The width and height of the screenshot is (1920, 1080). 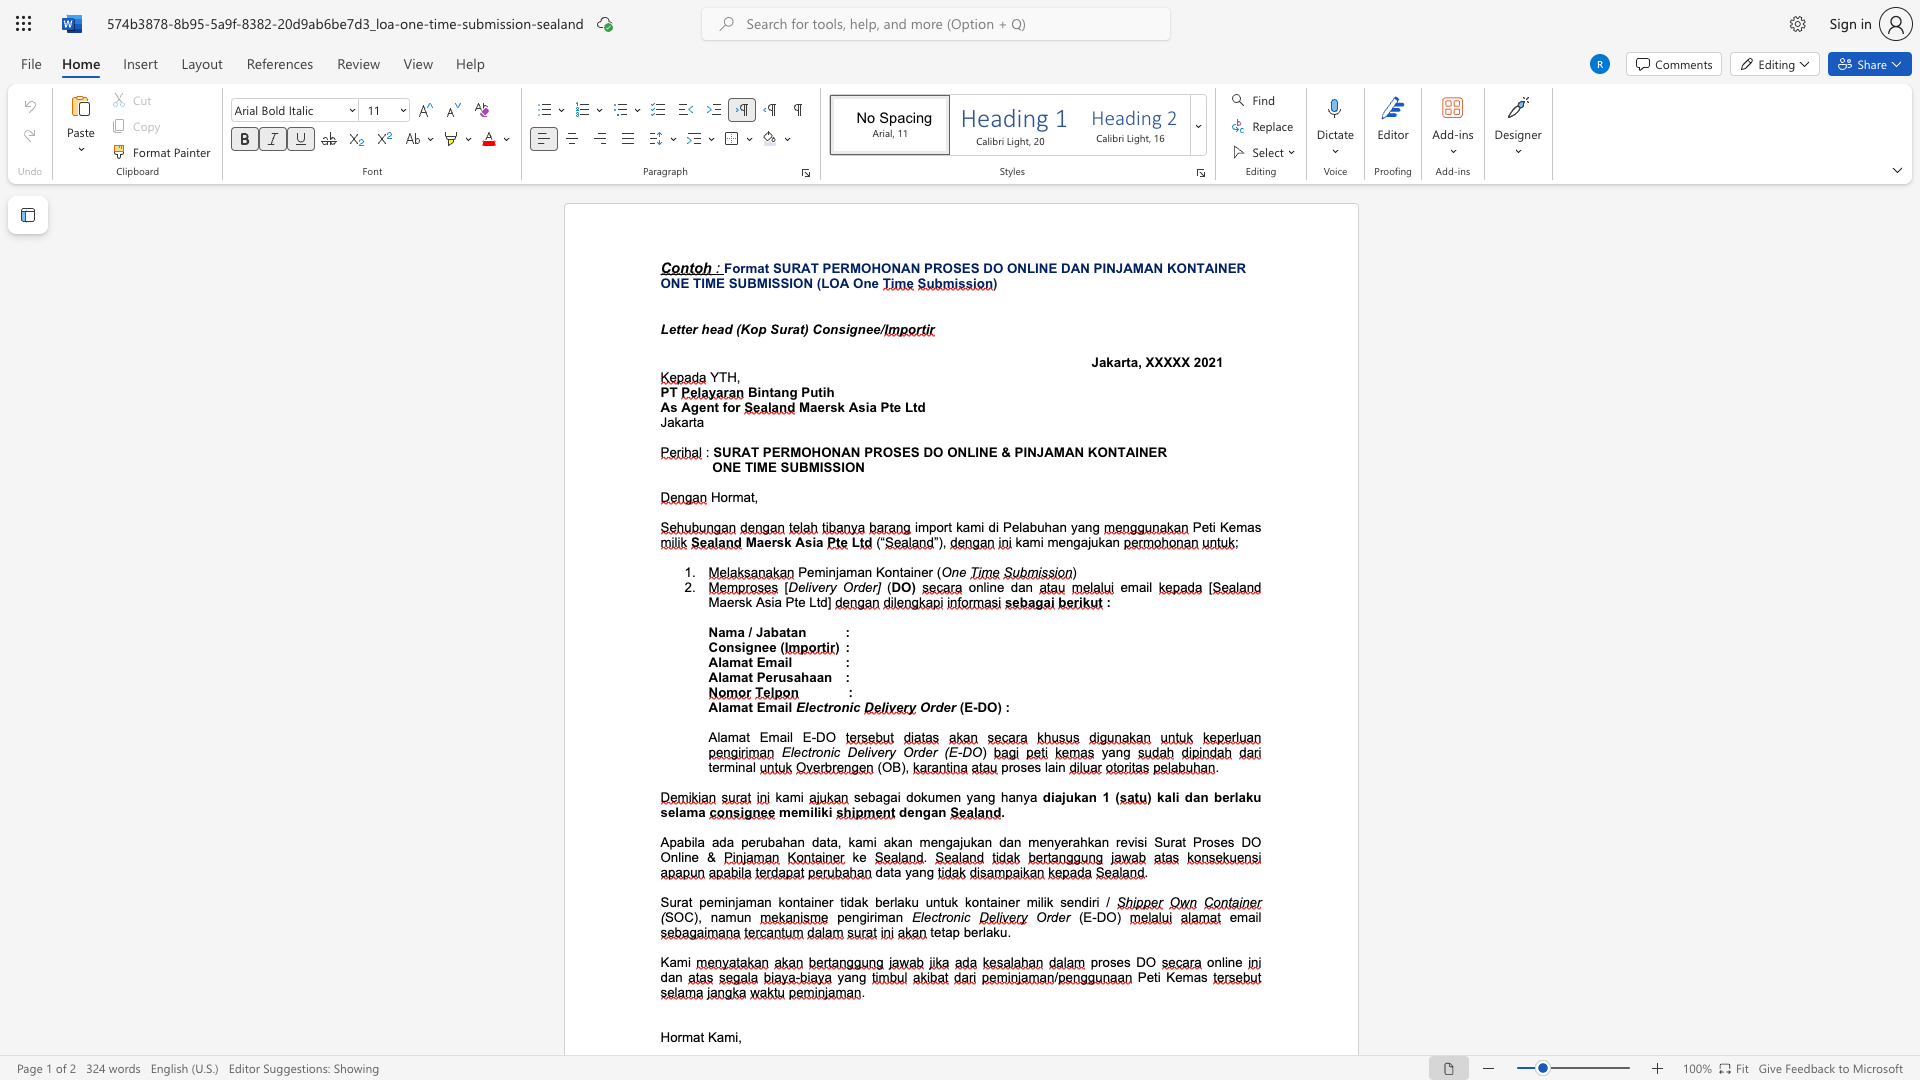 I want to click on the subset text "ha" within the text "Alamat Perusahaan", so click(x=801, y=676).